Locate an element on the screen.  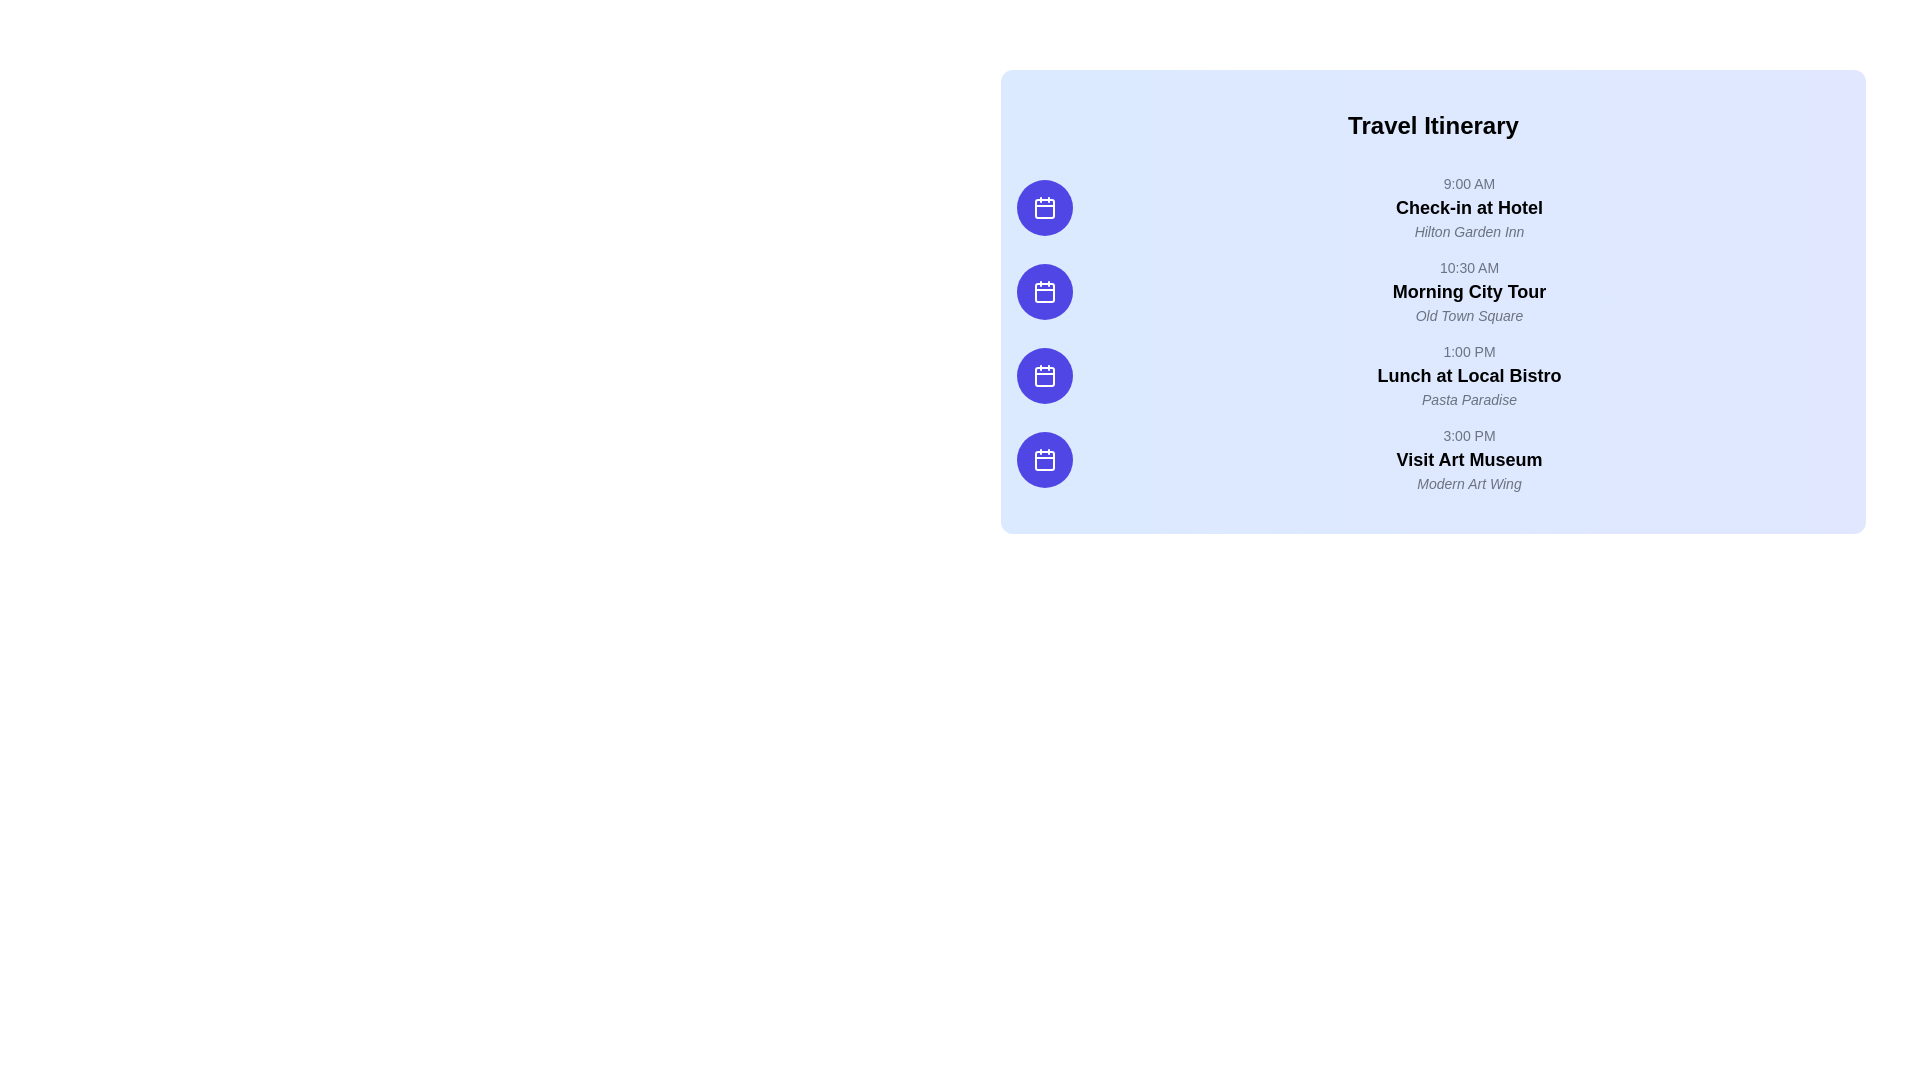
the second icon button in the vertical sequence of four on the left side of the 'Travel Itinerary' section, which indicates the availability of a calendar or schedule for the 'Morning City Tour' is located at coordinates (1044, 292).